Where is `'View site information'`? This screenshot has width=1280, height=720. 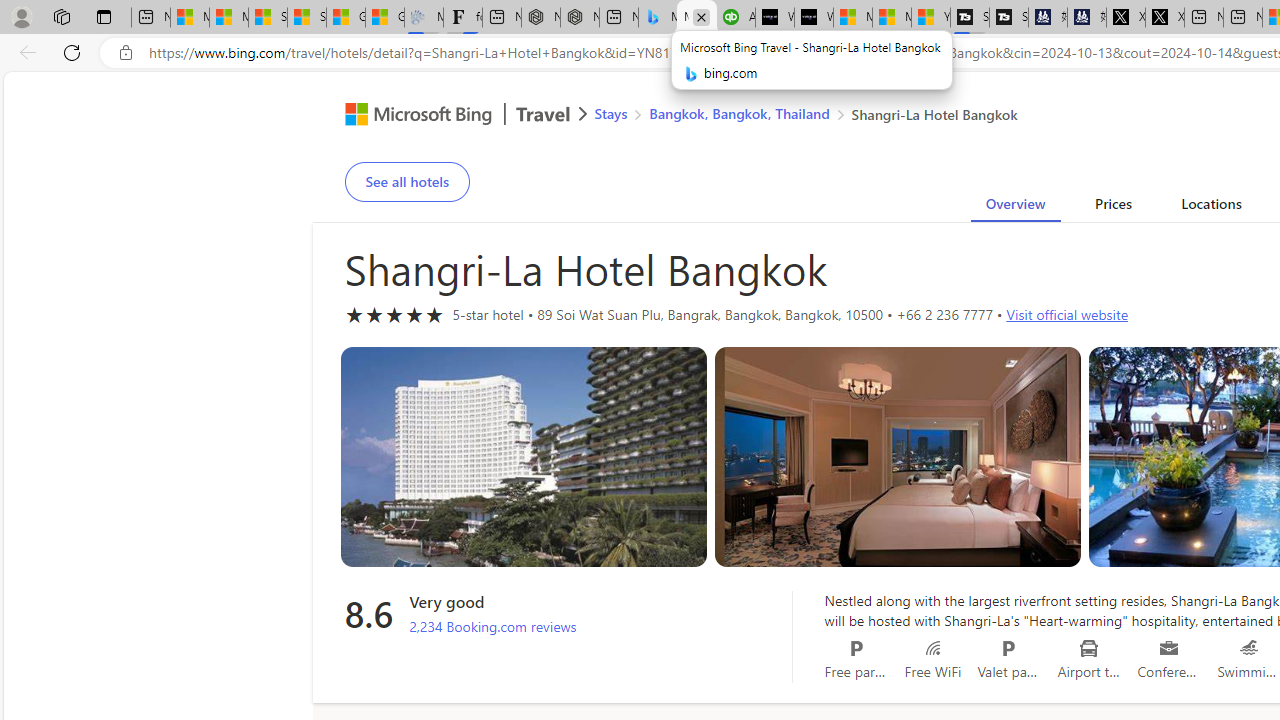
'View site information' is located at coordinates (125, 52).